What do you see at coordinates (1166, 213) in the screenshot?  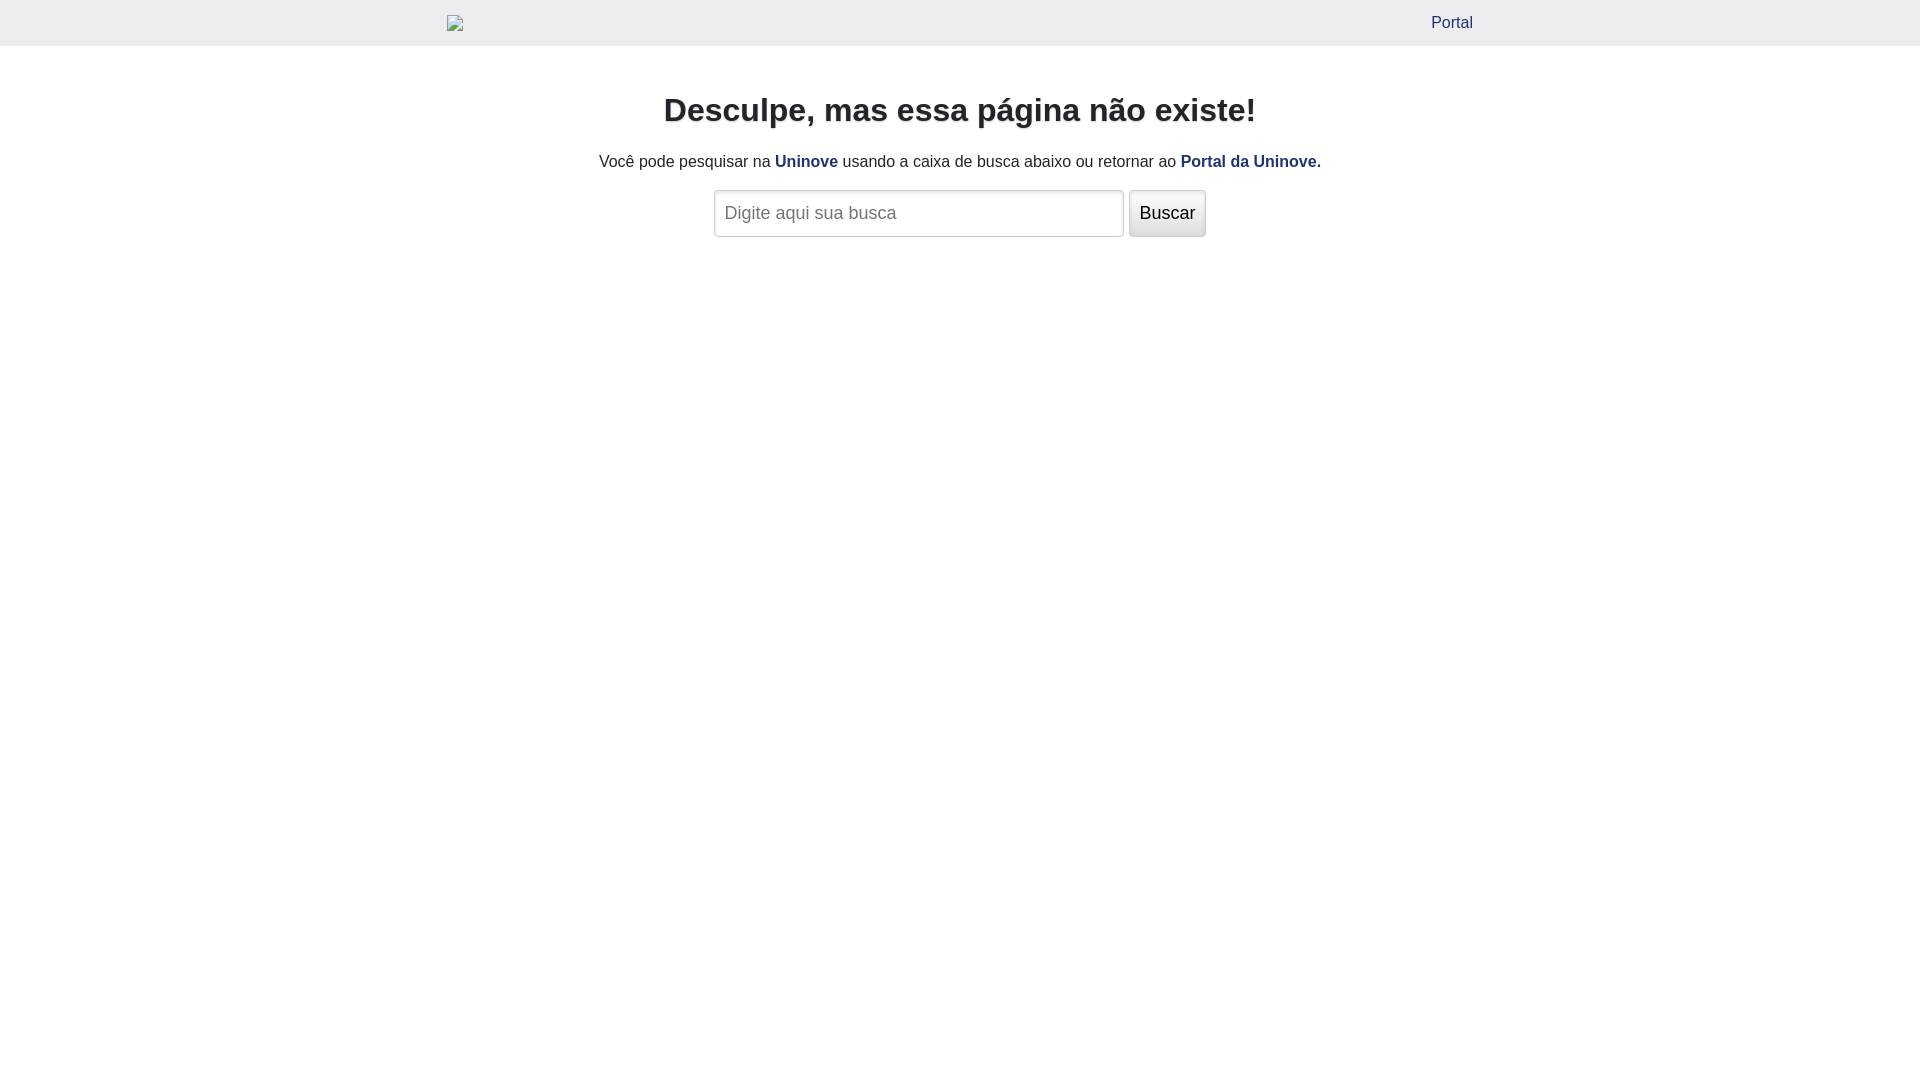 I see `'Buscar'` at bounding box center [1166, 213].